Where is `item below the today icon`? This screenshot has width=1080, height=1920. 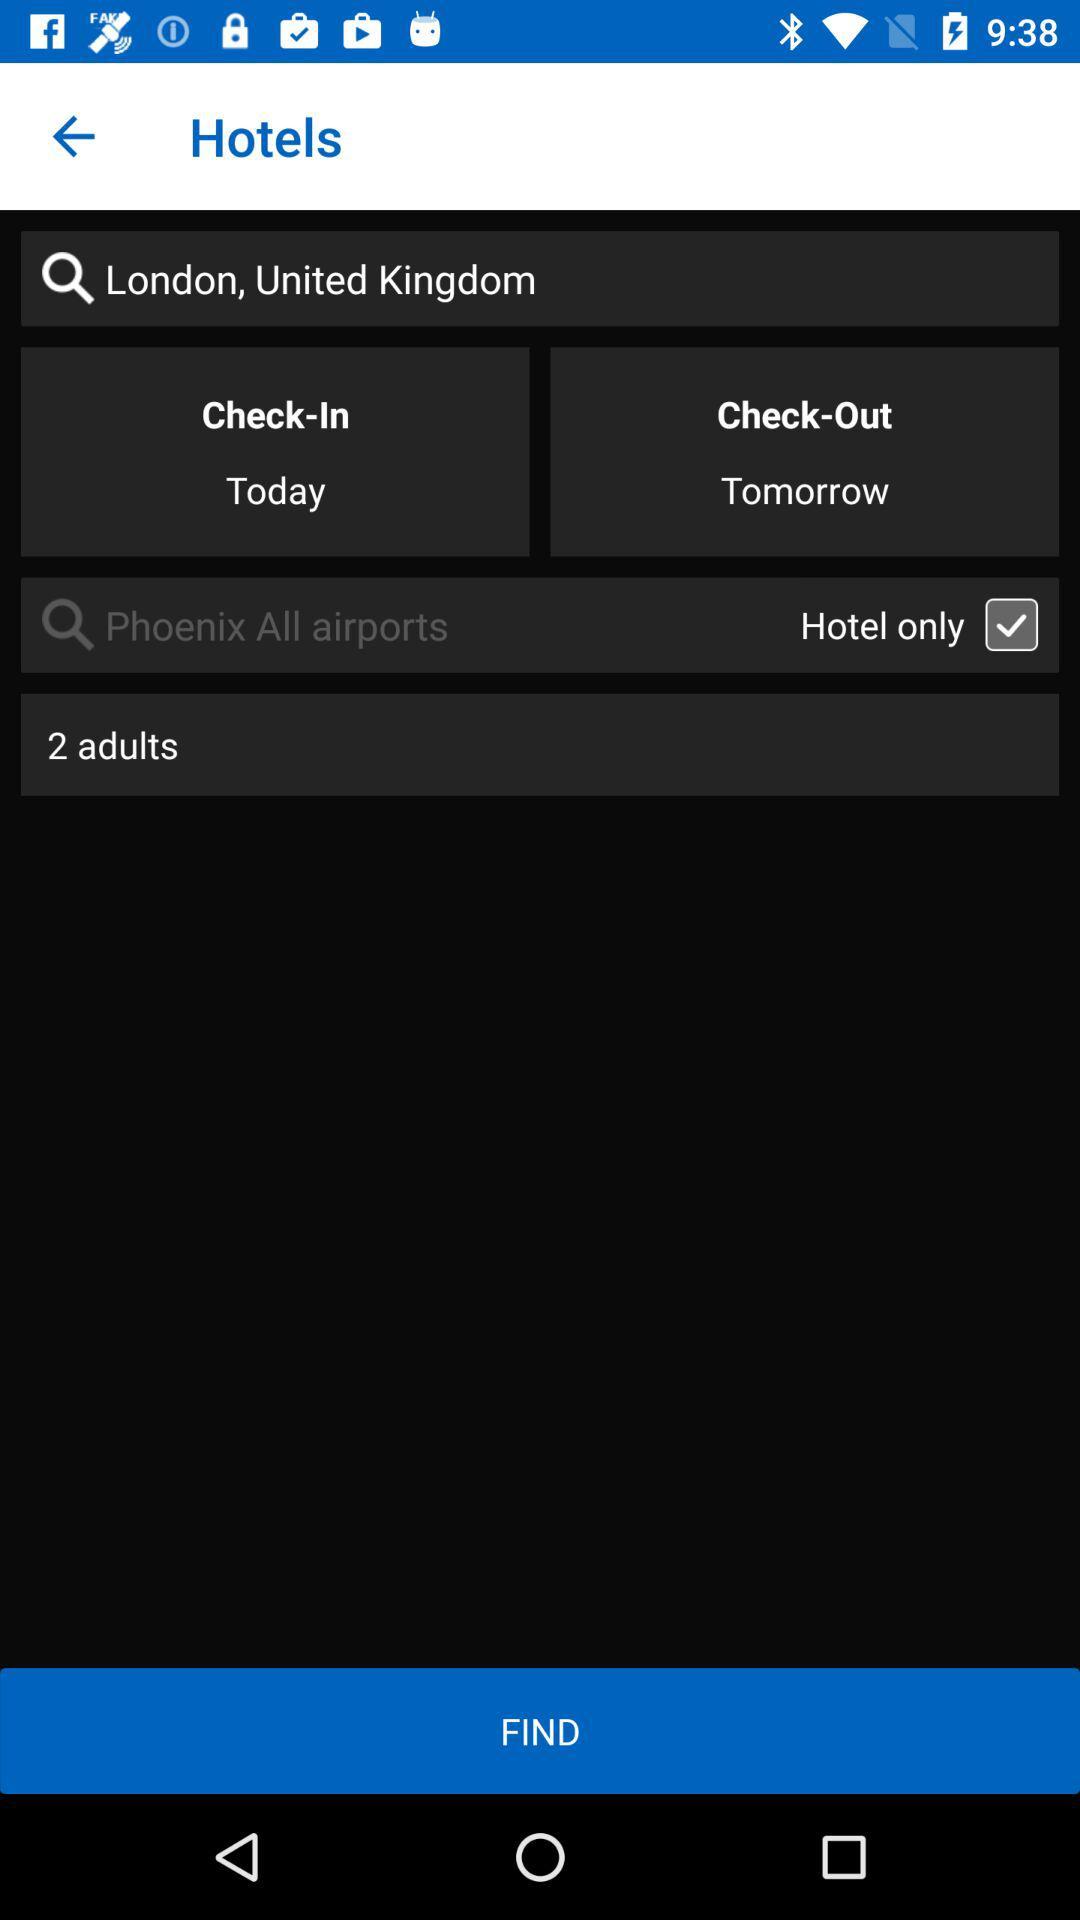
item below the today icon is located at coordinates (409, 624).